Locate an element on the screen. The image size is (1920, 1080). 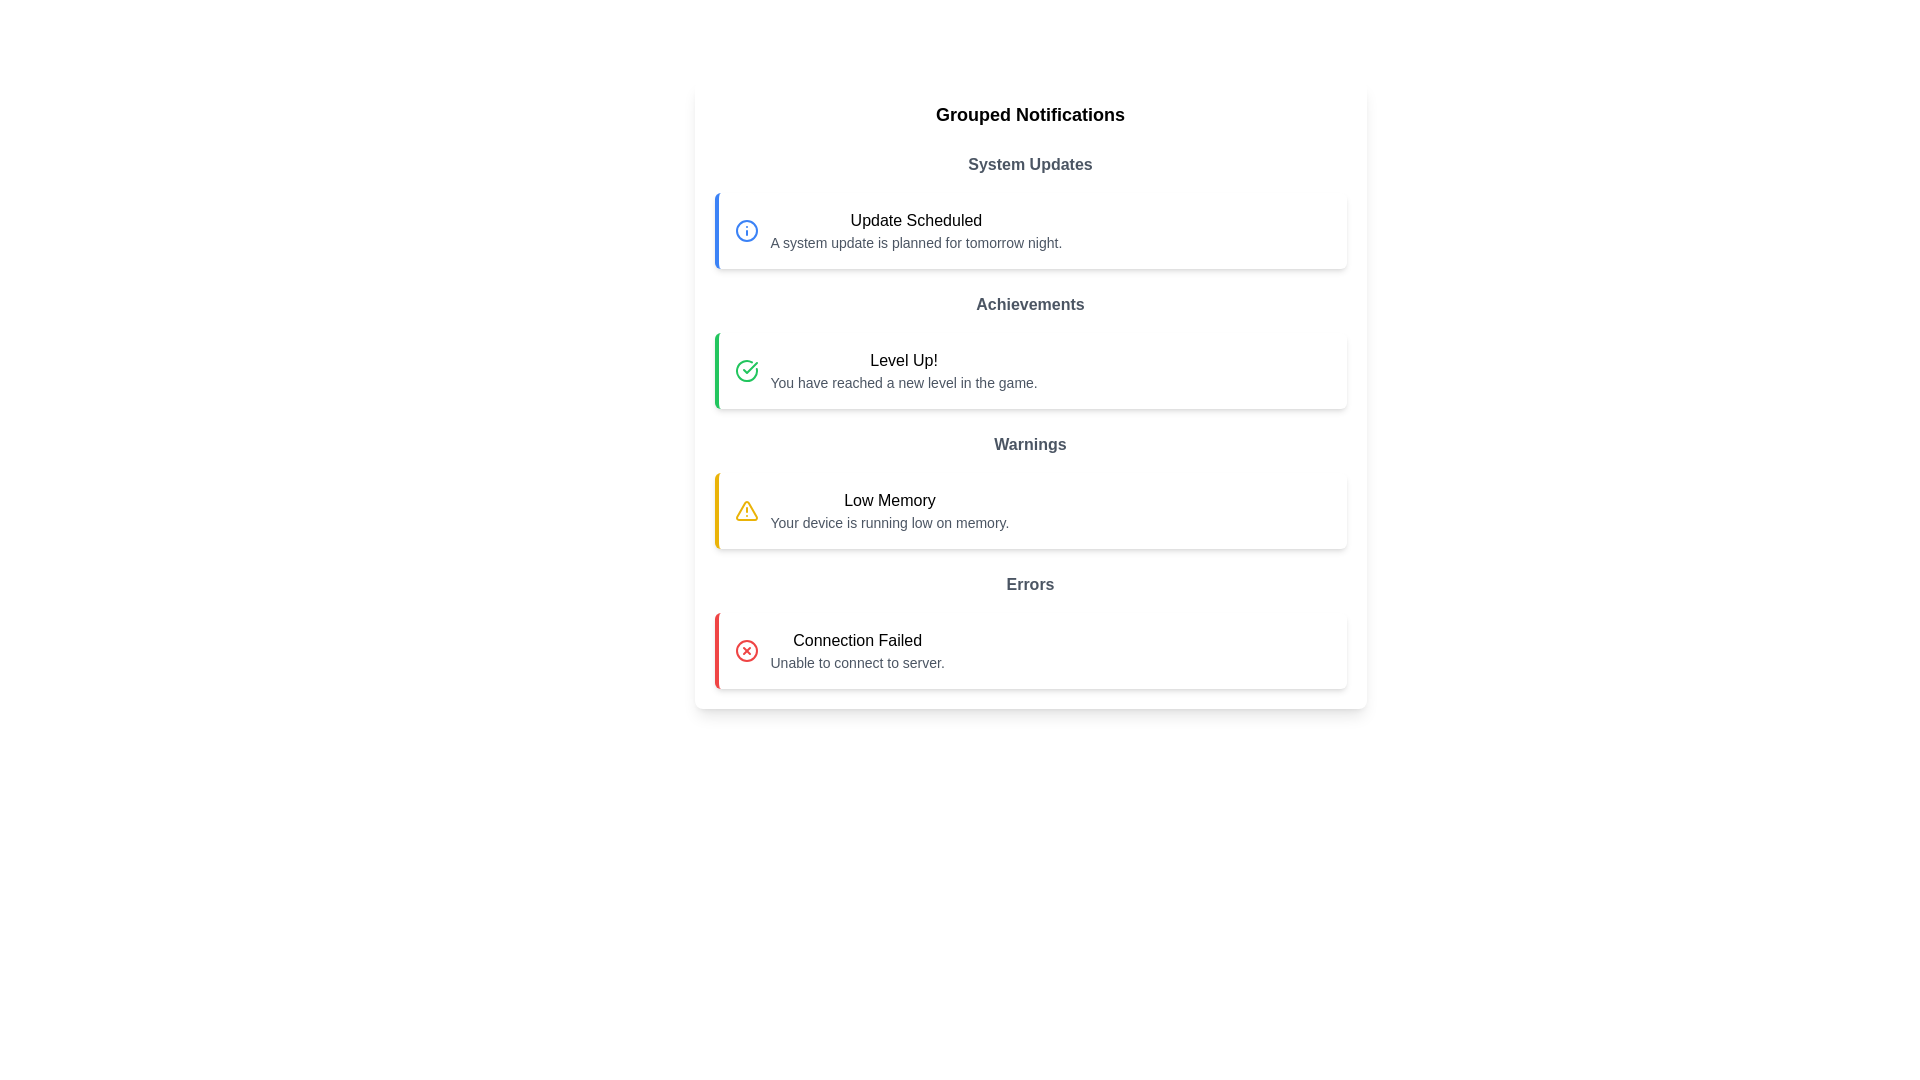
the triangular hazard icon with a bright yellow border and central exclamation mark in the 'Warnings' section of the notification list is located at coordinates (745, 509).